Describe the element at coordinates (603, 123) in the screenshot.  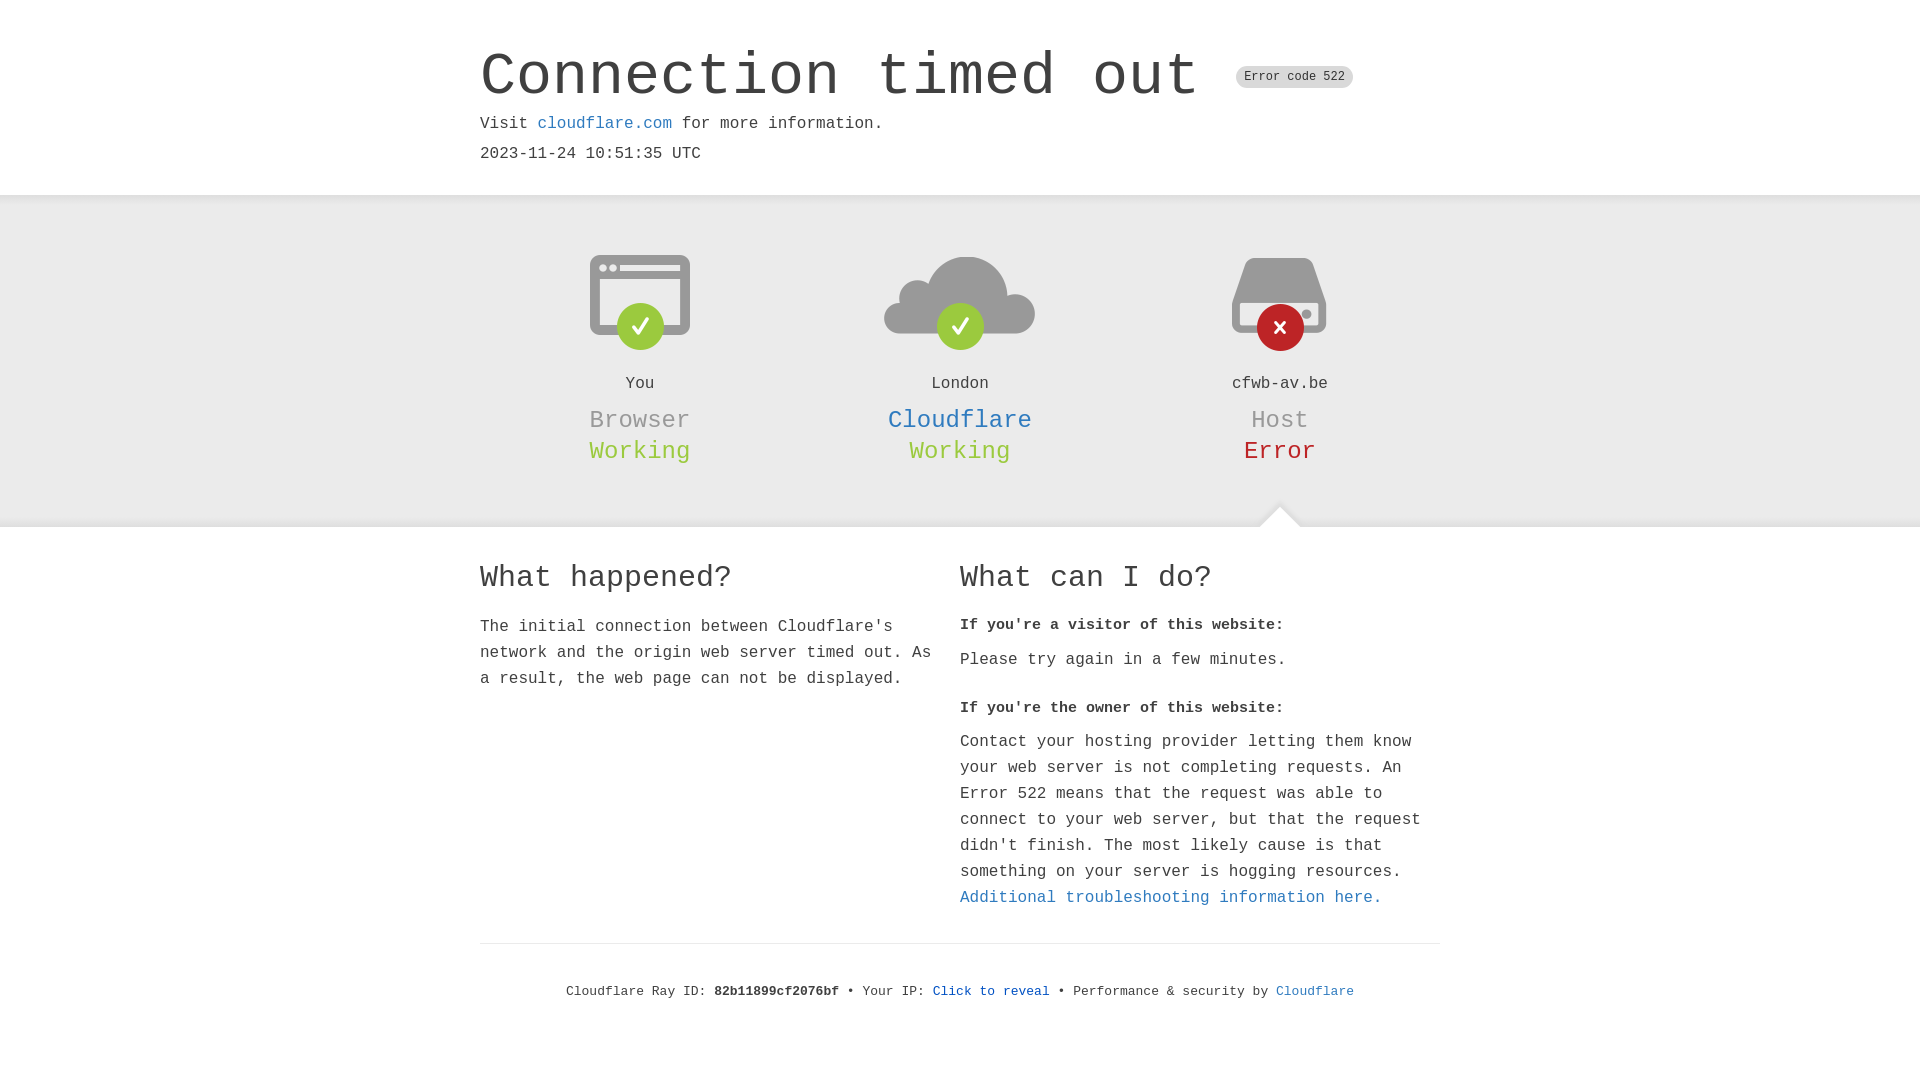
I see `'cloudflare.com'` at that location.